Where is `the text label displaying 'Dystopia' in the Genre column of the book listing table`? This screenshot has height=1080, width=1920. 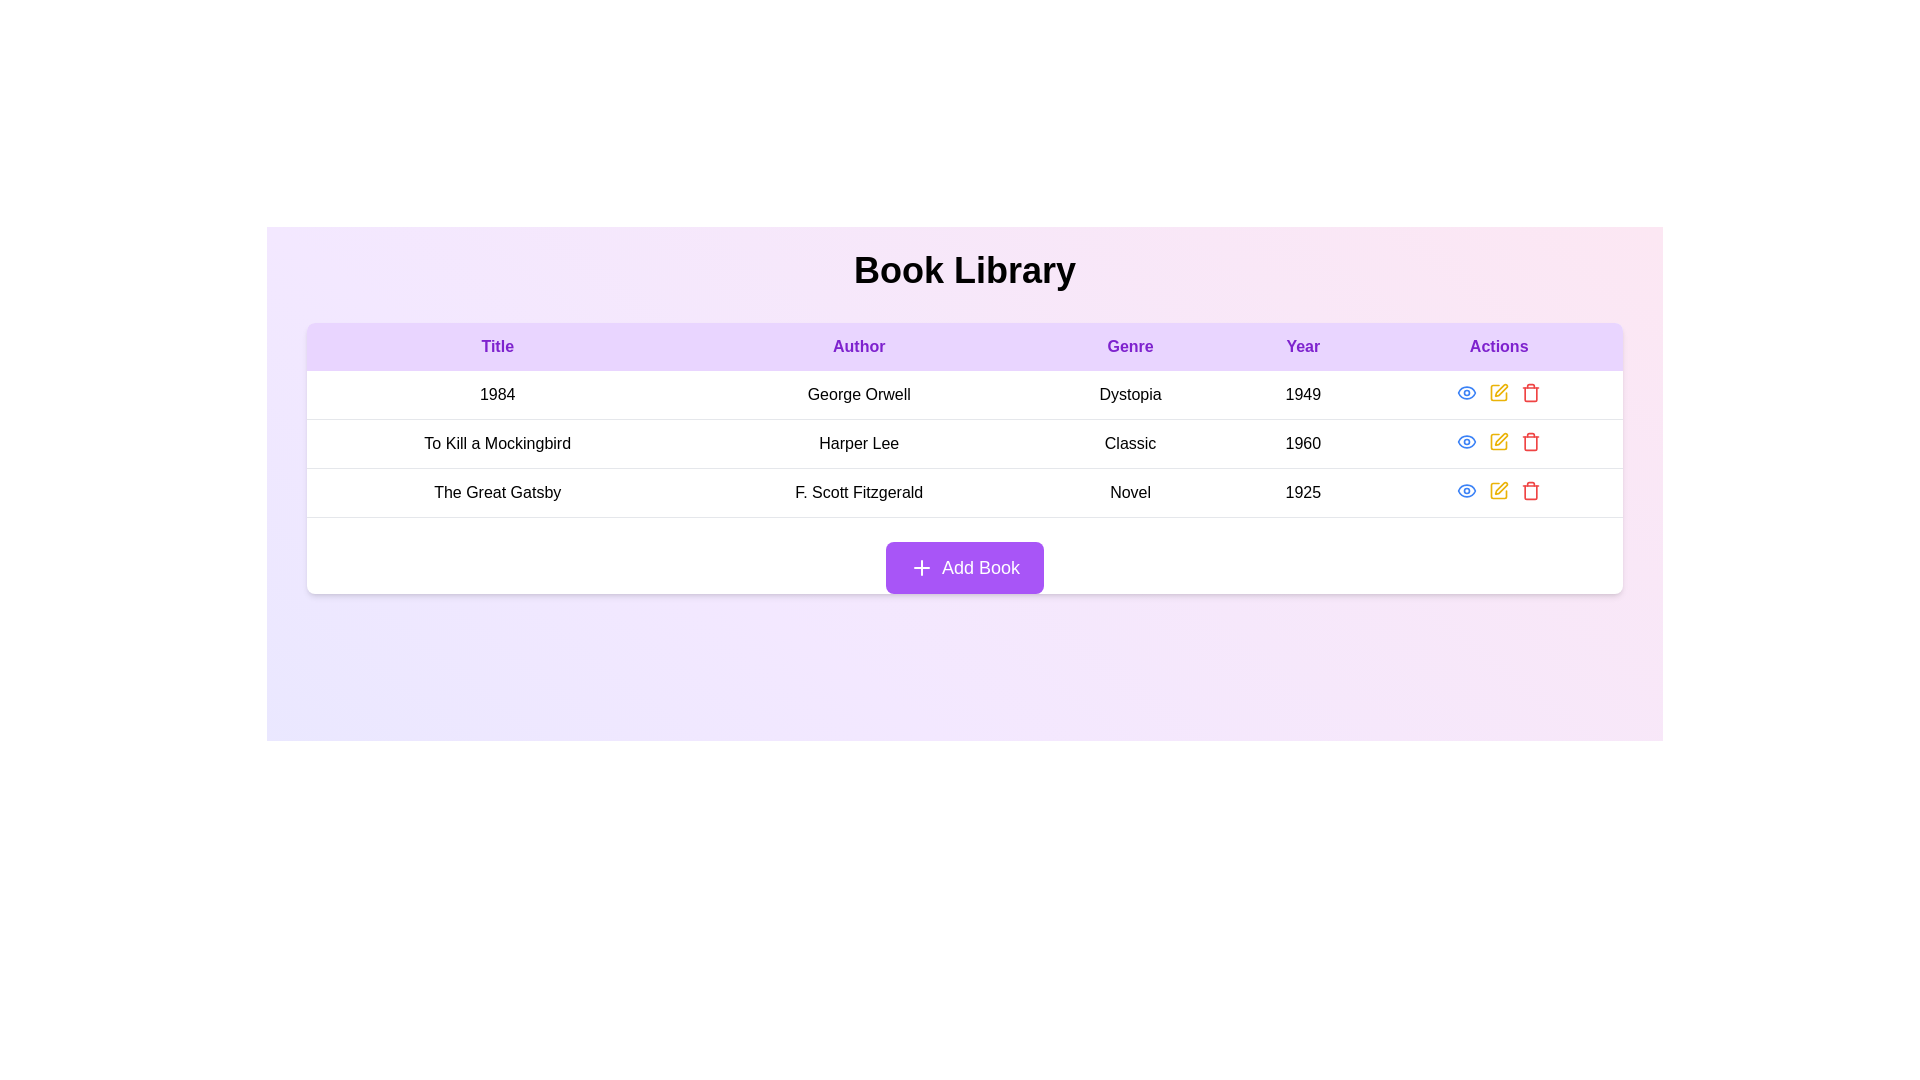 the text label displaying 'Dystopia' in the Genre column of the book listing table is located at coordinates (1130, 395).